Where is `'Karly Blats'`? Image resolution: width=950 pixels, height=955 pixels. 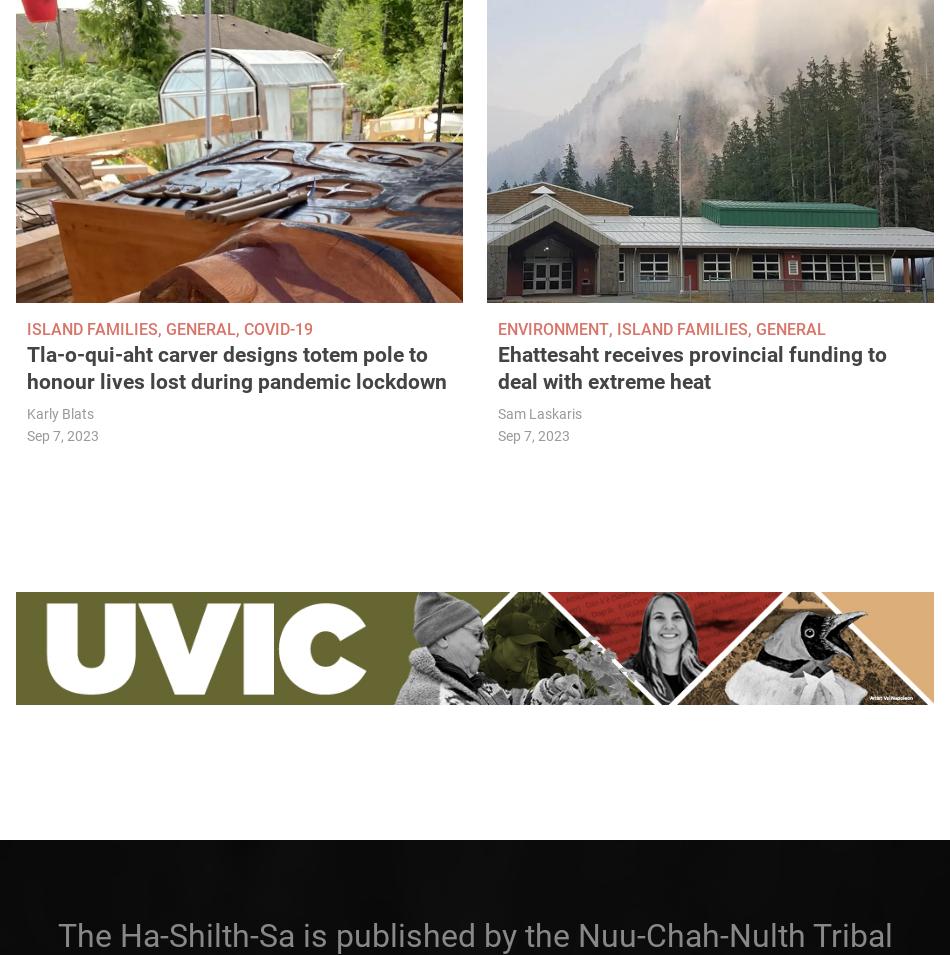
'Karly Blats' is located at coordinates (60, 413).